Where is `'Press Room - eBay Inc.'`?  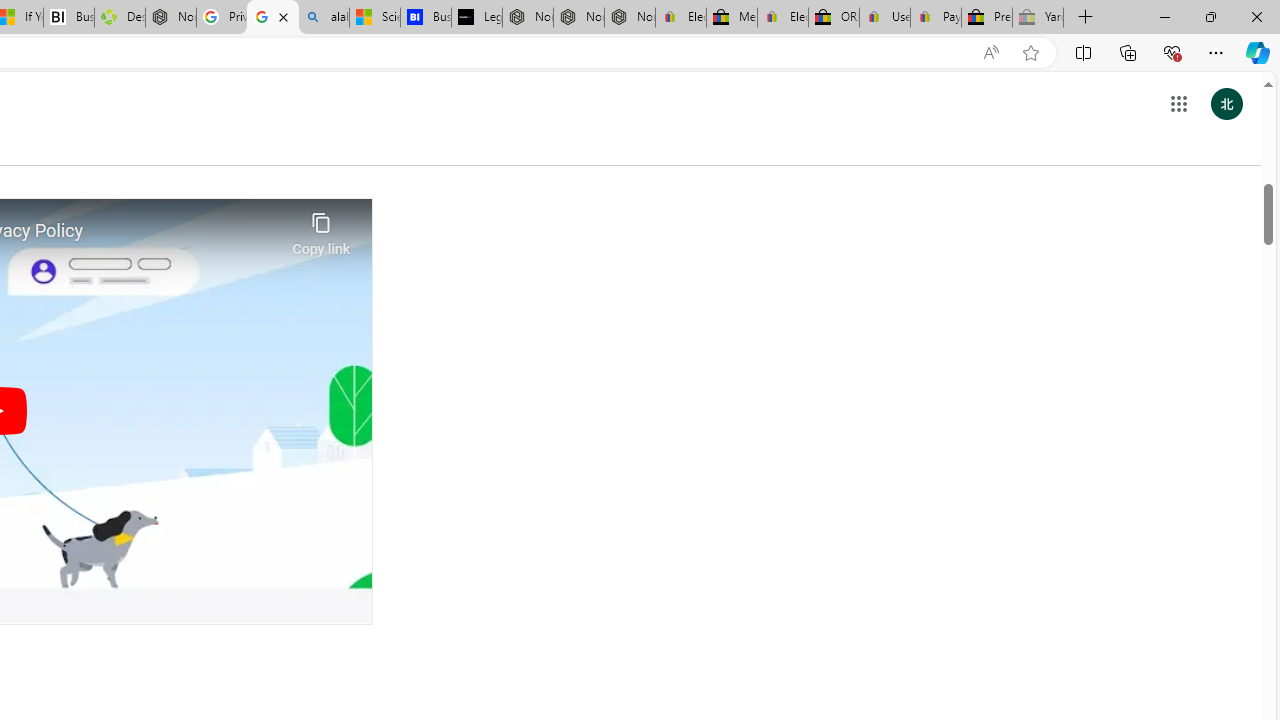 'Press Room - eBay Inc.' is located at coordinates (987, 17).